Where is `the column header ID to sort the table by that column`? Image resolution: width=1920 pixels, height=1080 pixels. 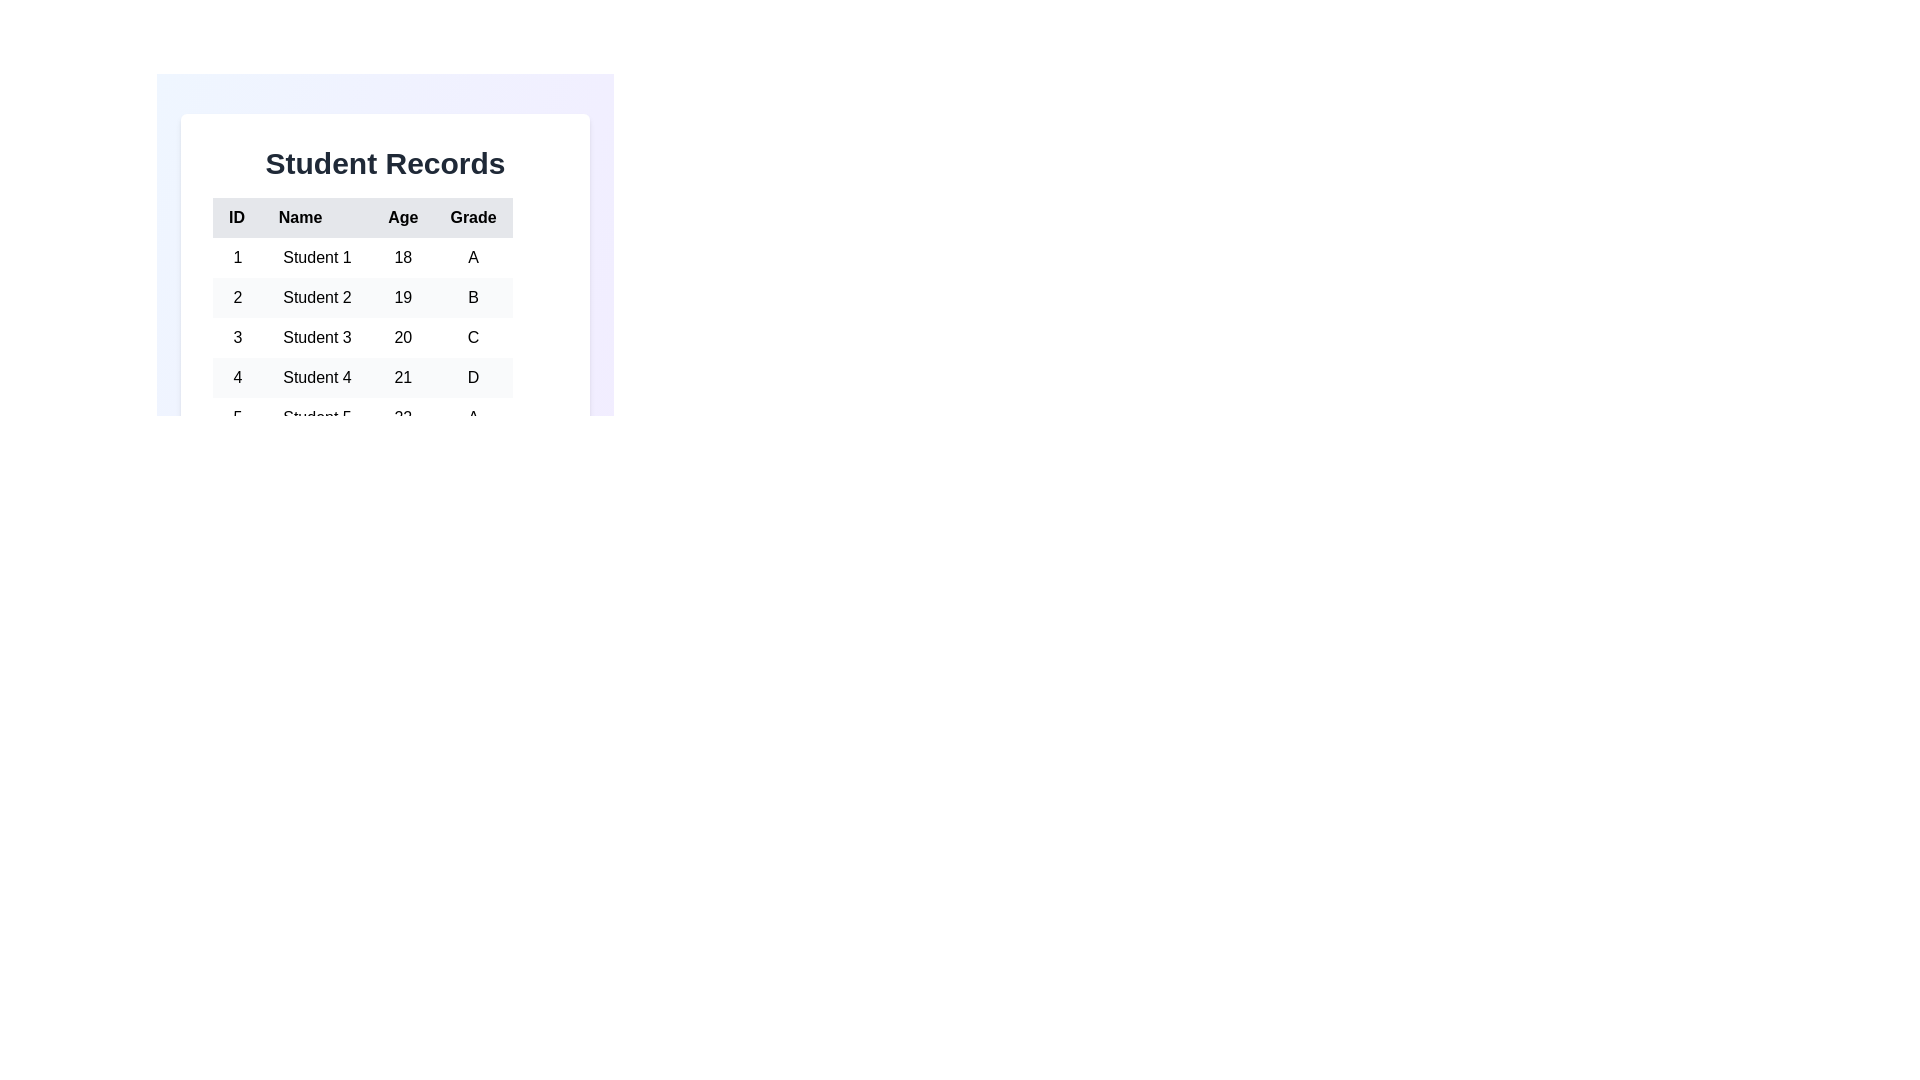
the column header ID to sort the table by that column is located at coordinates (236, 218).